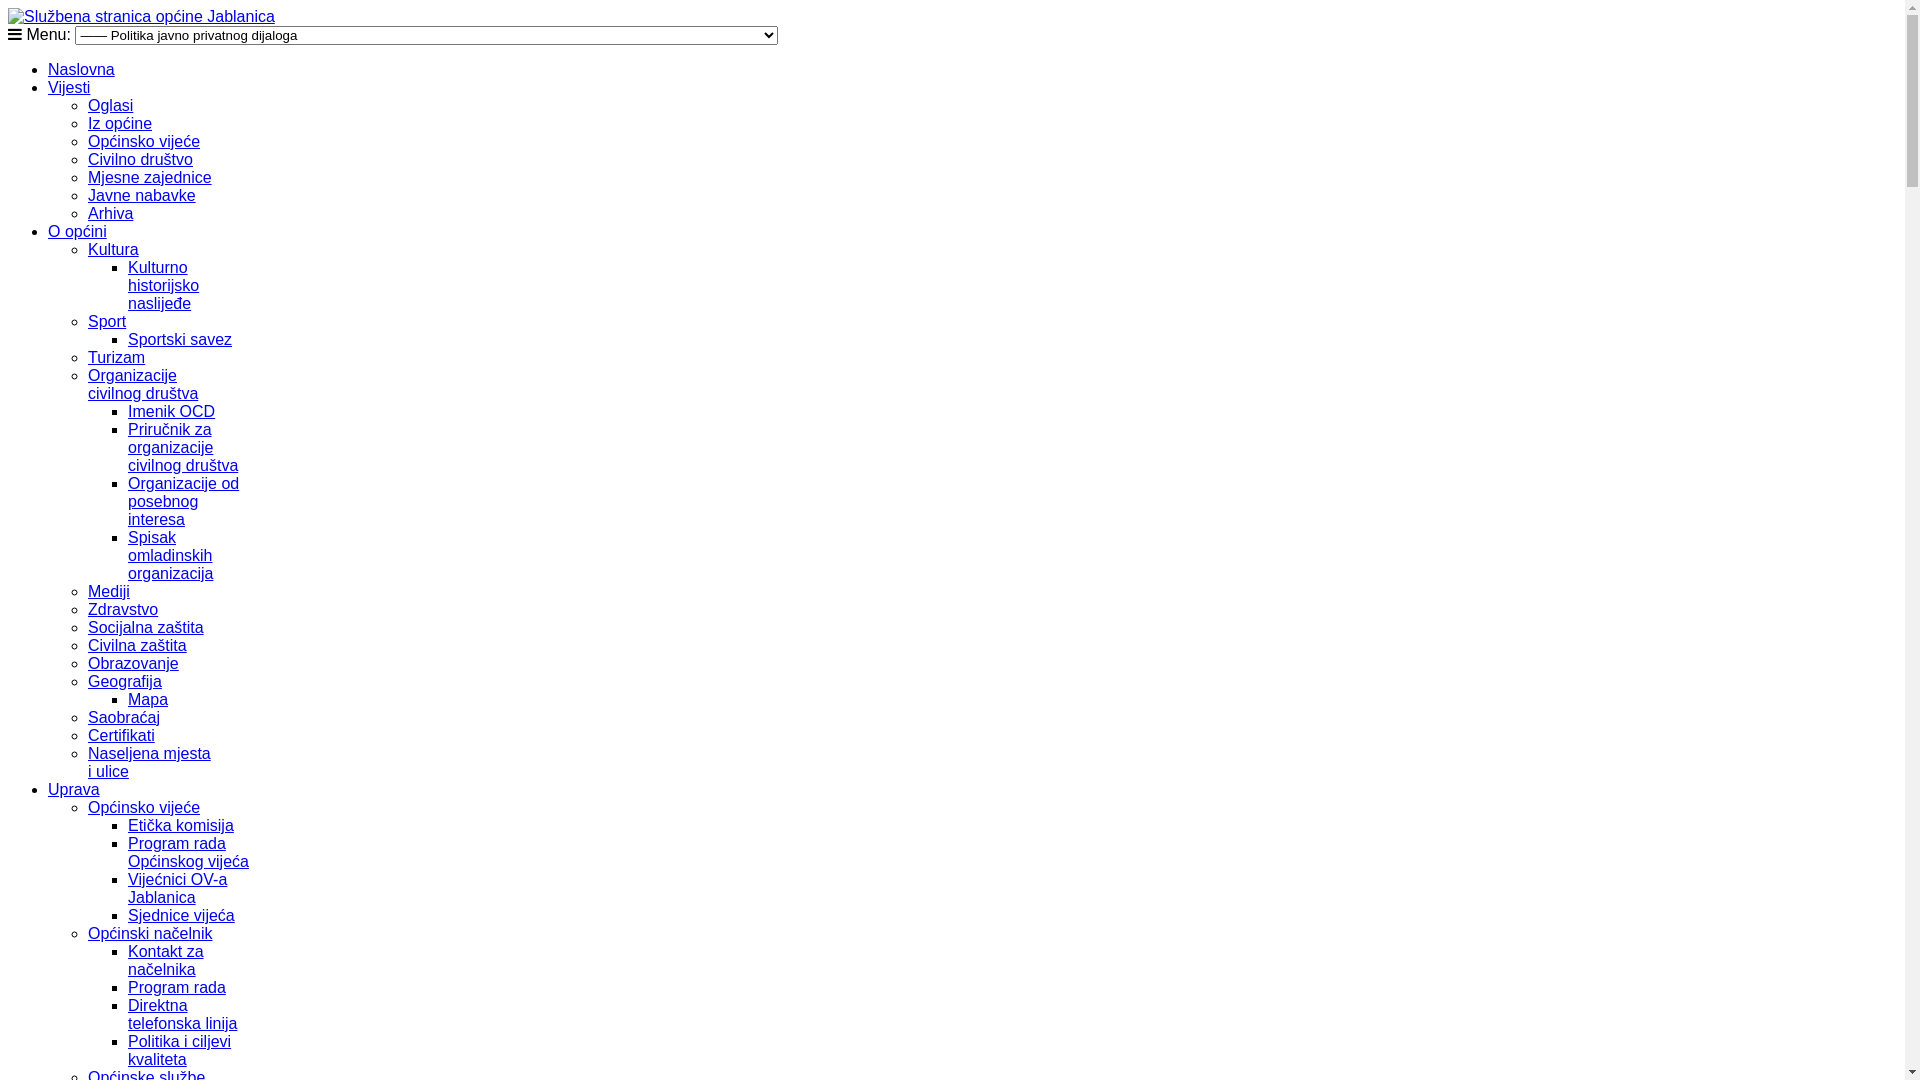 The height and width of the screenshot is (1080, 1920). What do you see at coordinates (86, 213) in the screenshot?
I see `'Arhiva'` at bounding box center [86, 213].